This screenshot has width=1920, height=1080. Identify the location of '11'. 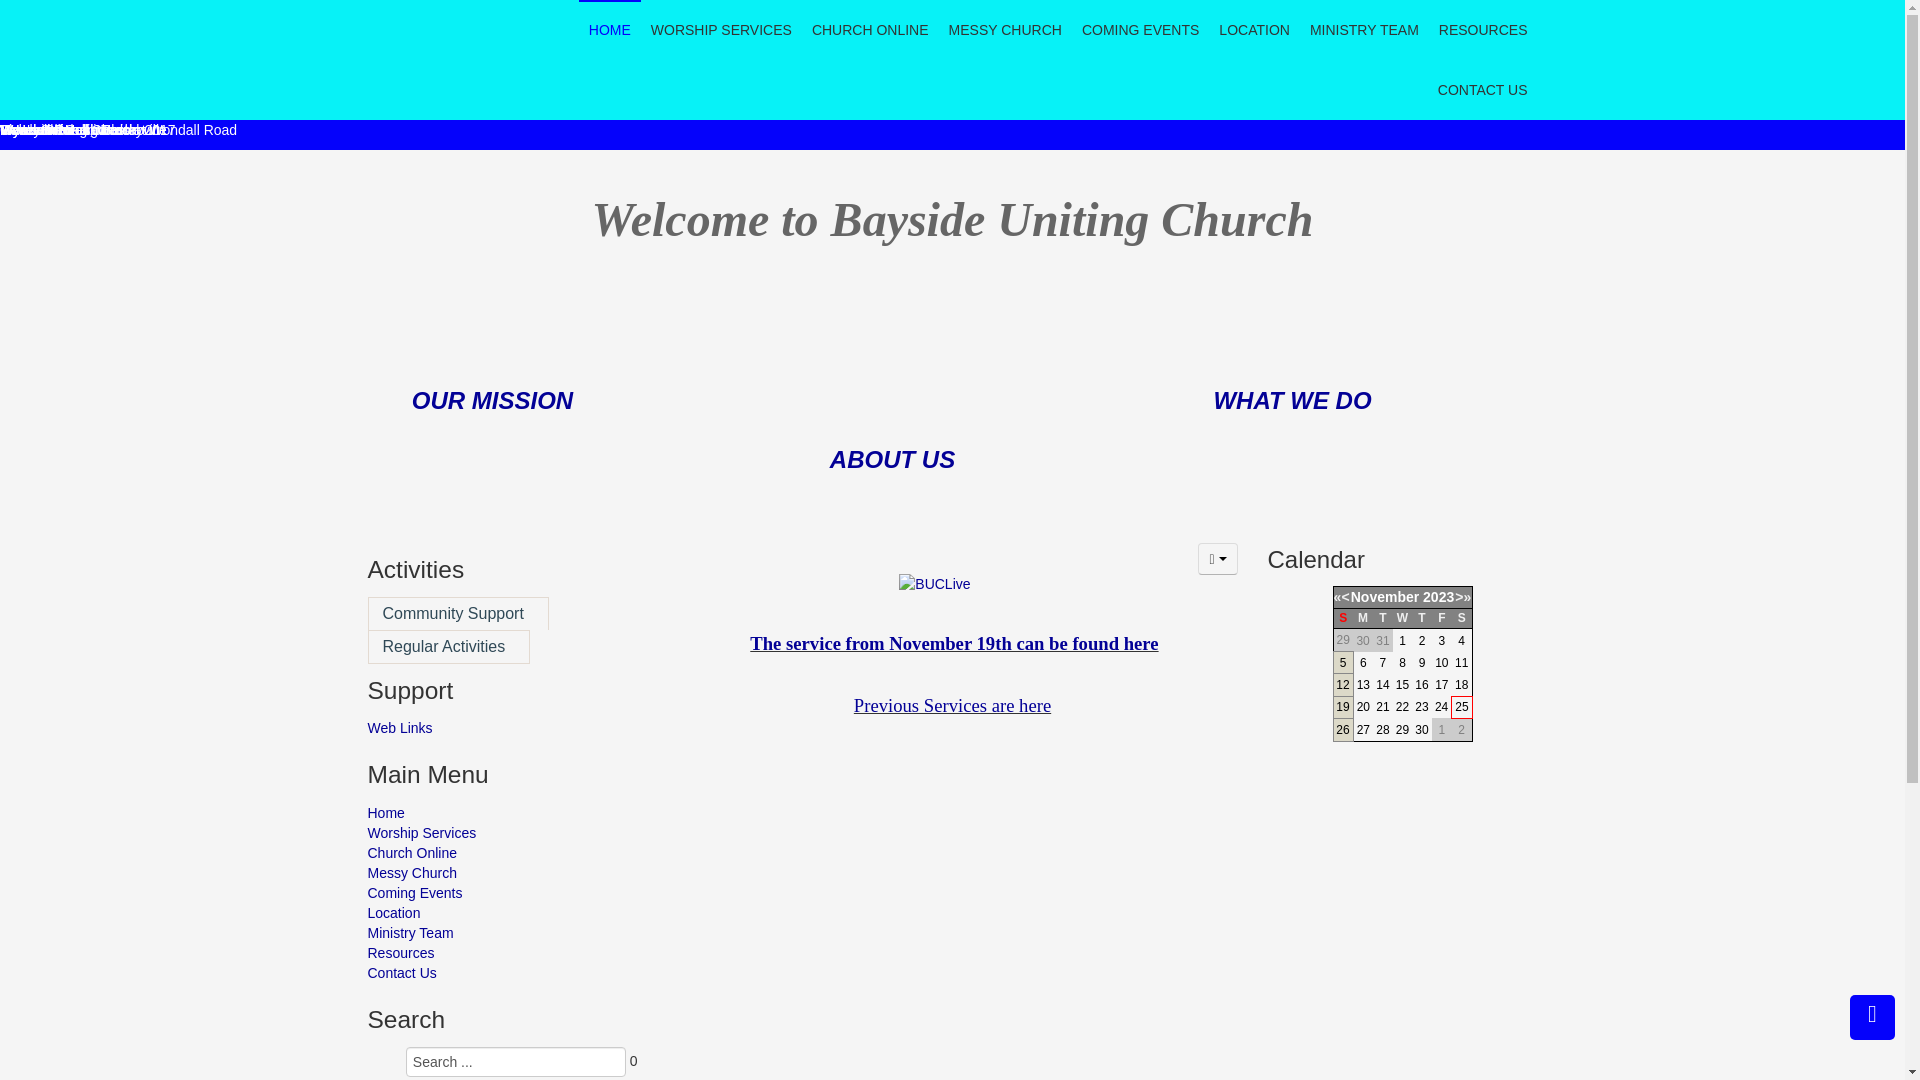
(1461, 663).